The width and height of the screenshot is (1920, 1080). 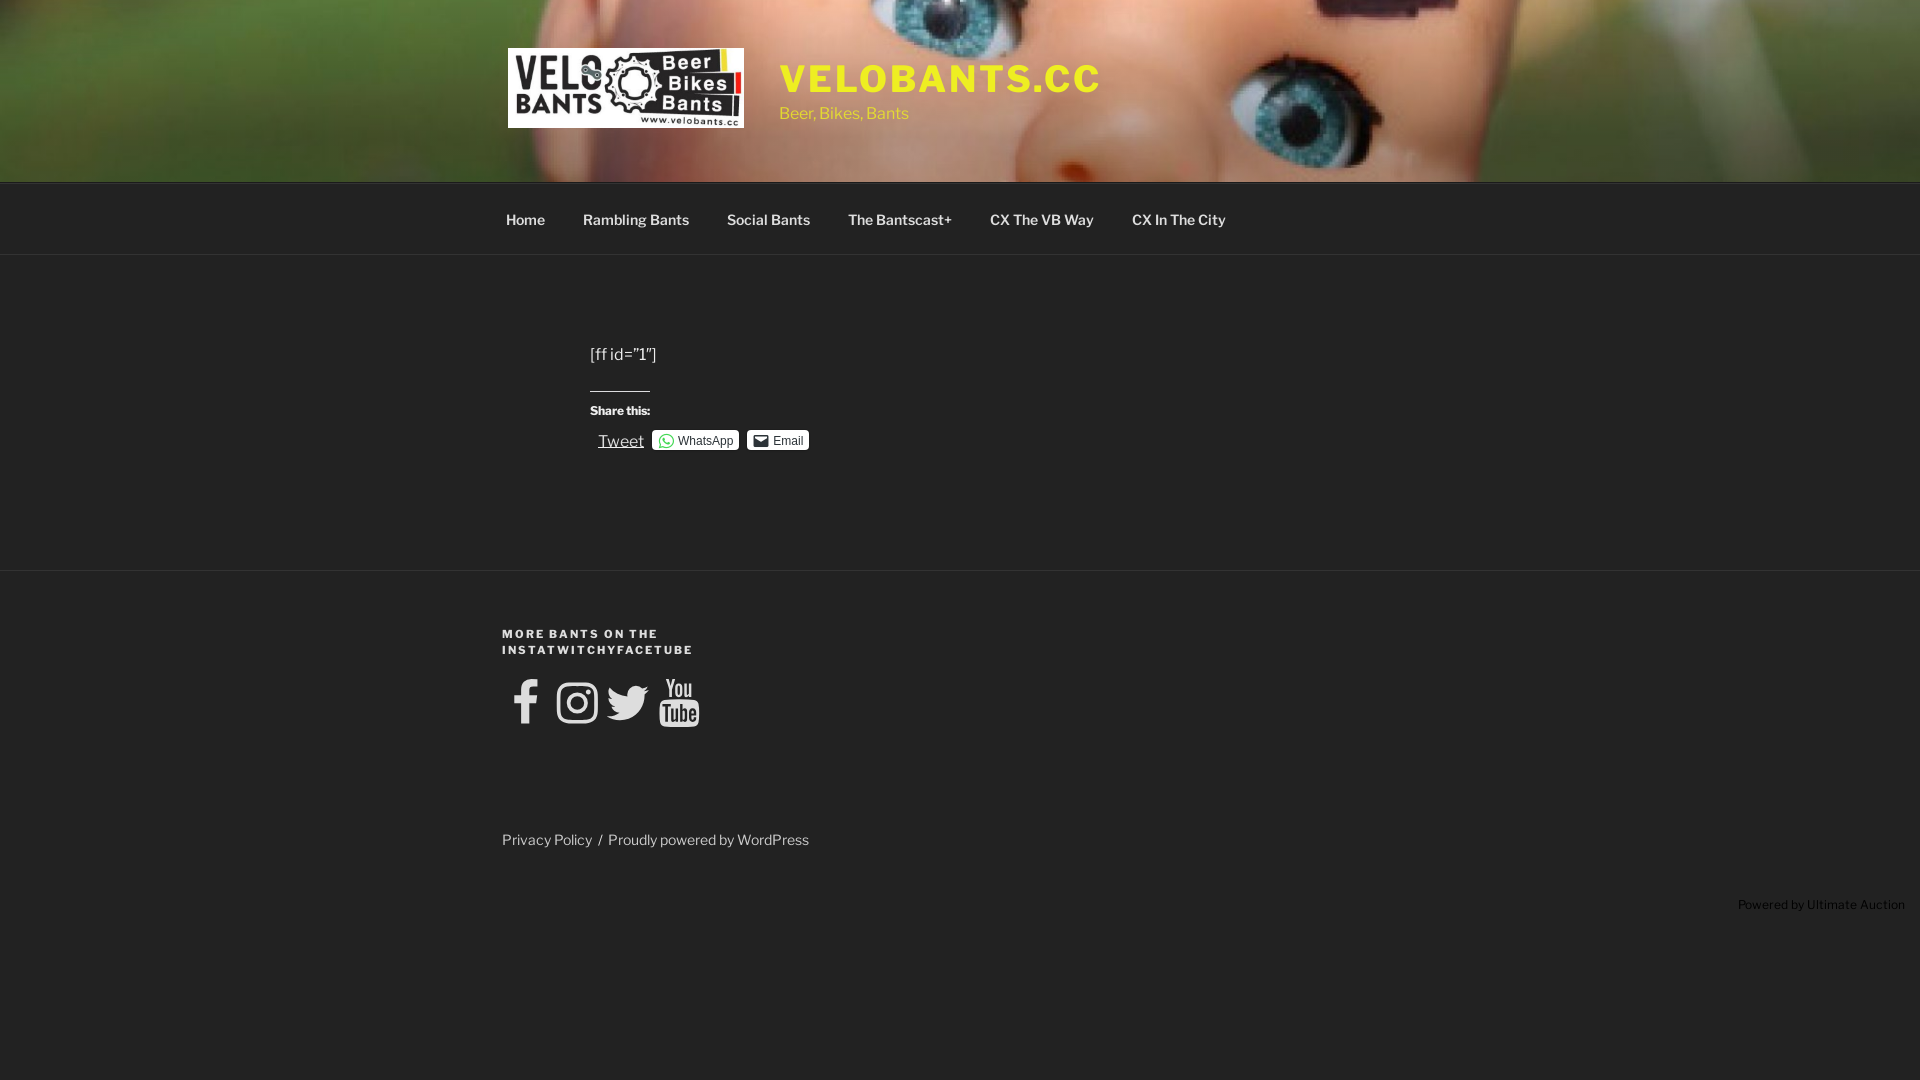 I want to click on 'Tweet', so click(x=619, y=438).